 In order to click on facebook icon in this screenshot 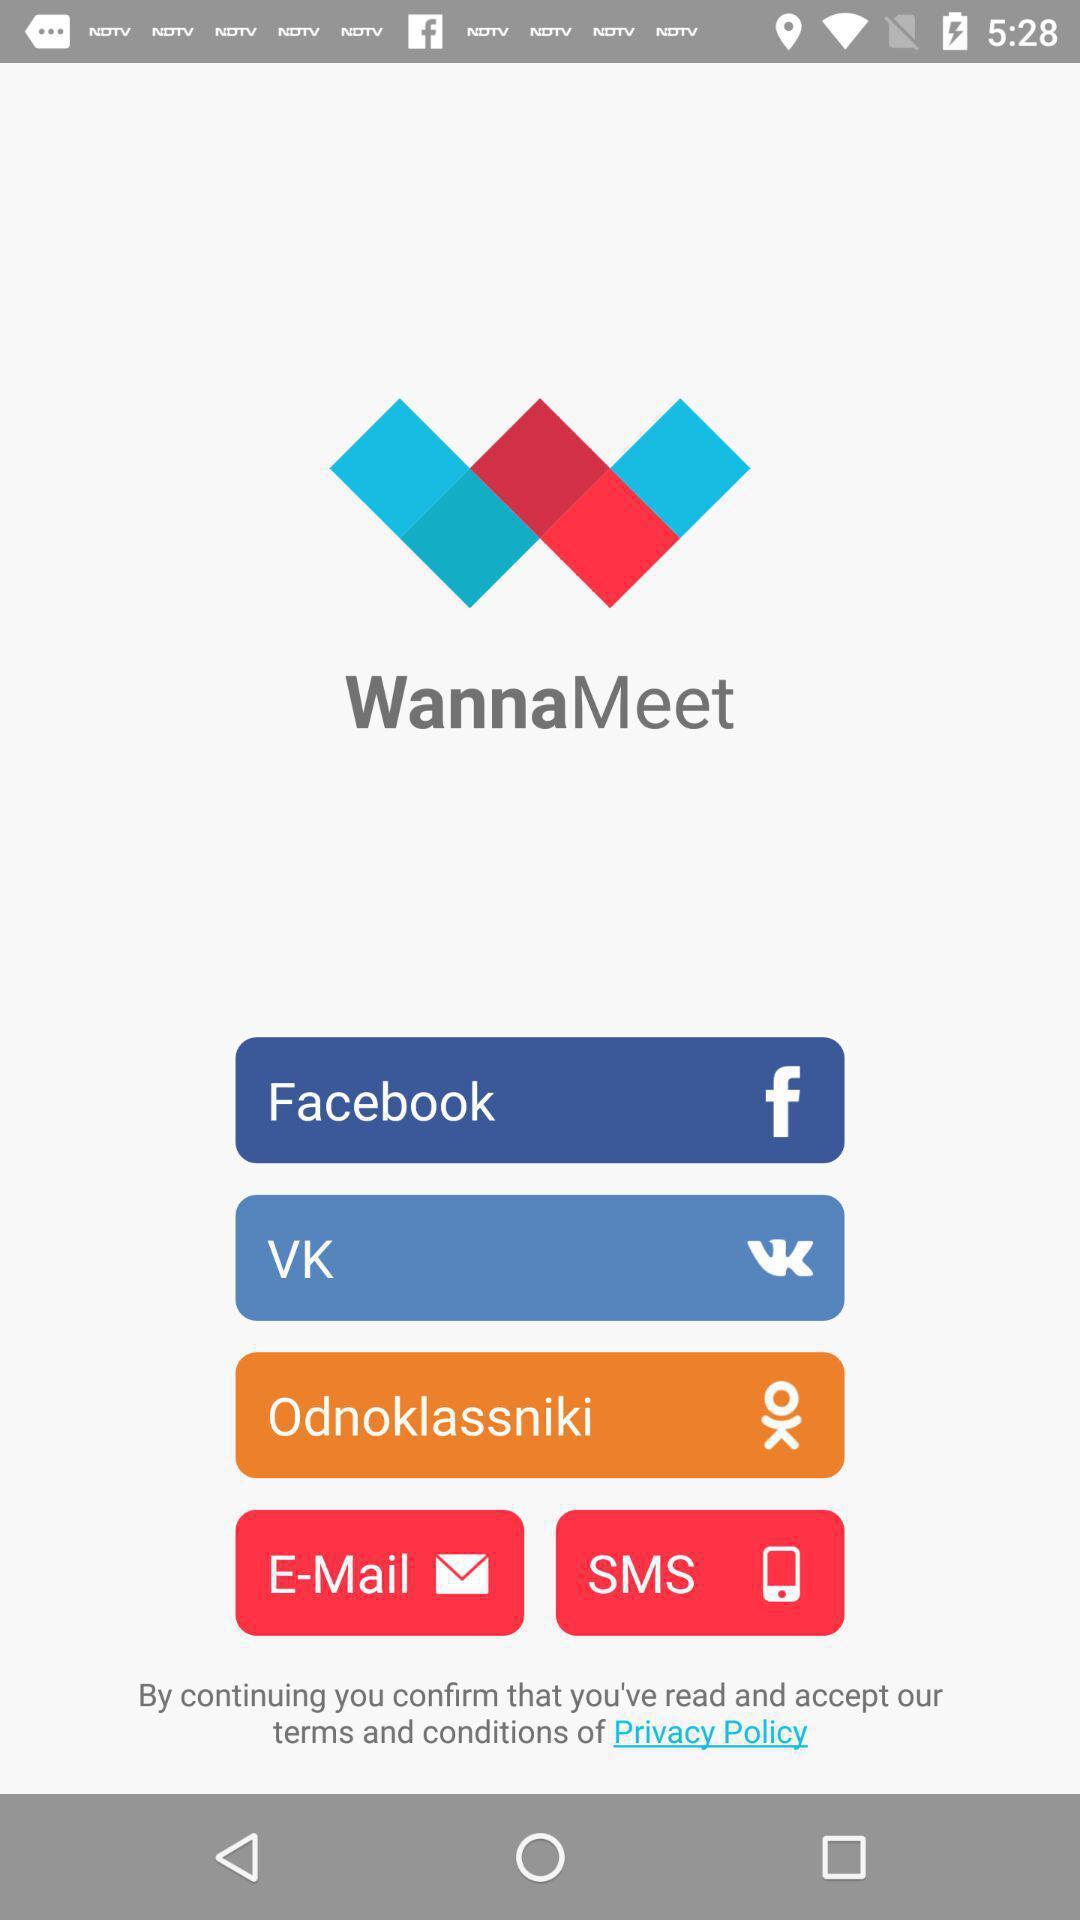, I will do `click(540, 1099)`.